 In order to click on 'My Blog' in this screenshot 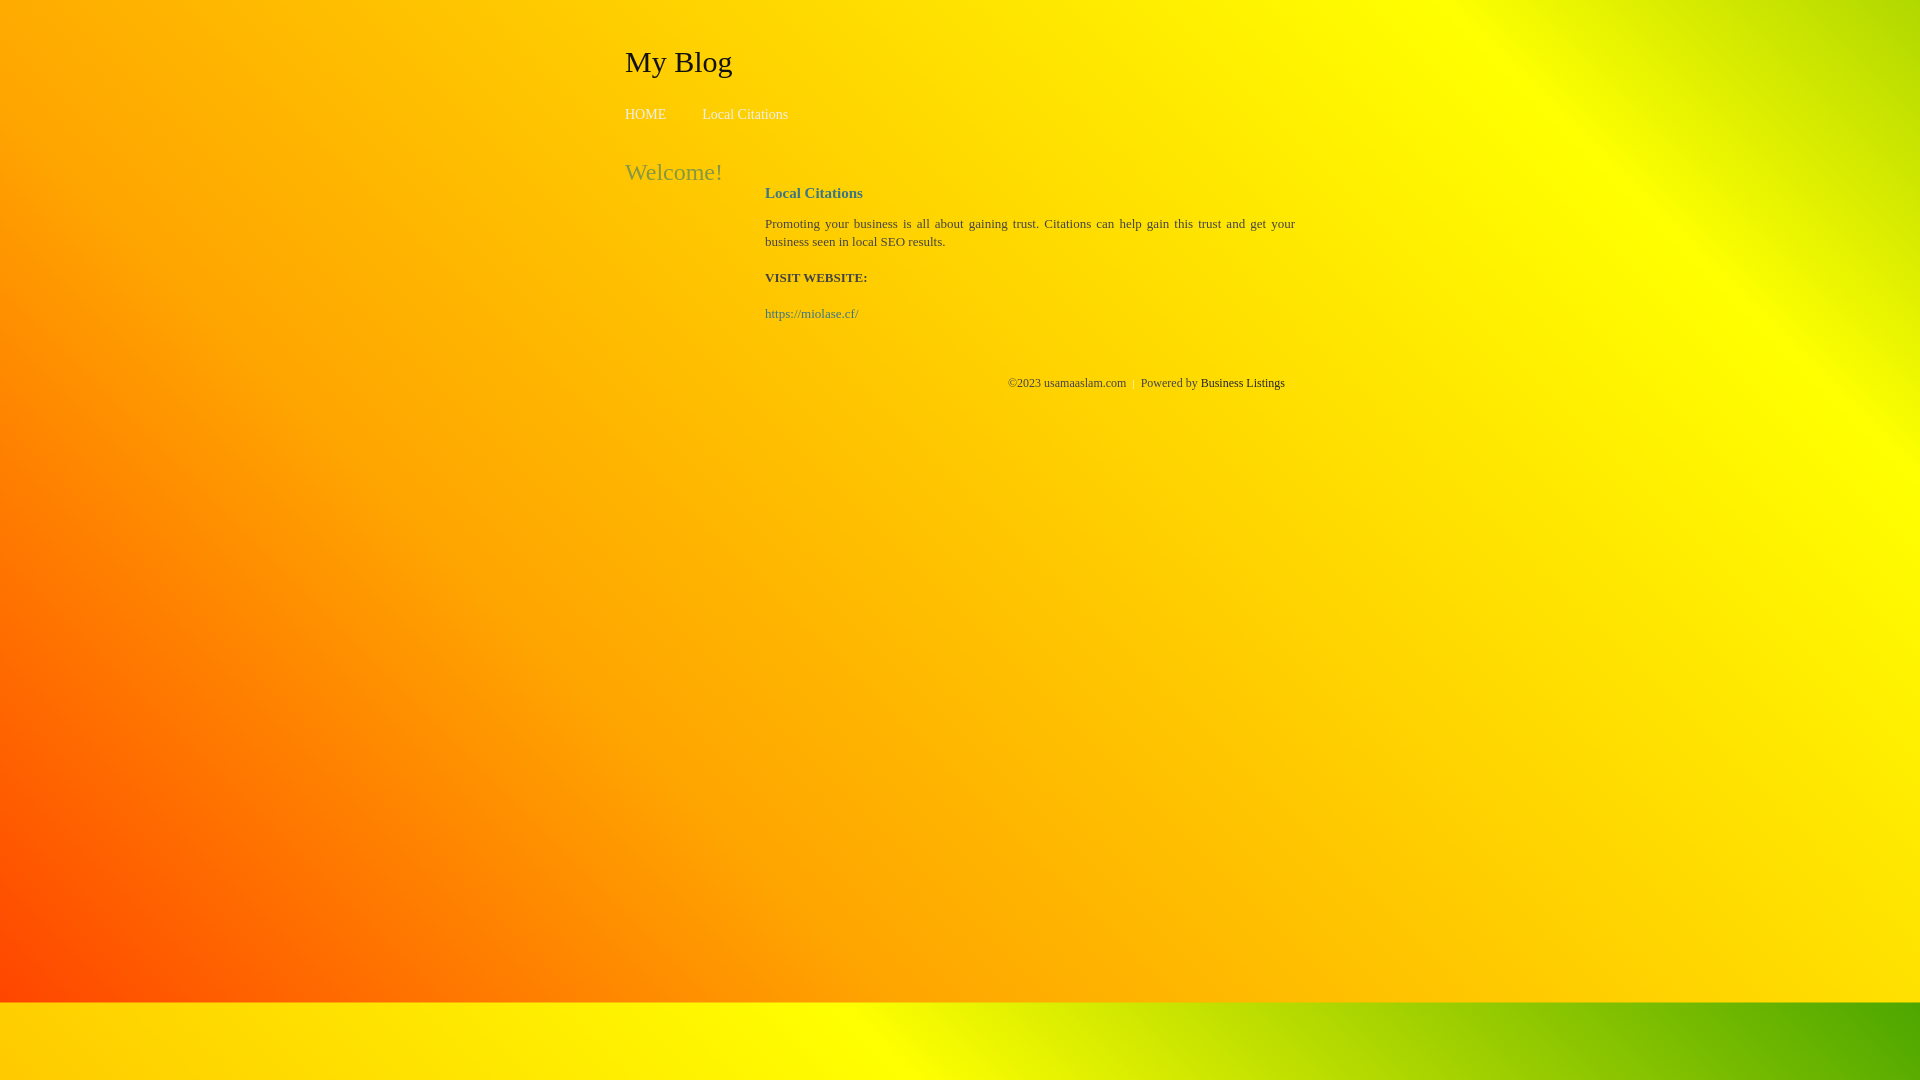, I will do `click(678, 60)`.